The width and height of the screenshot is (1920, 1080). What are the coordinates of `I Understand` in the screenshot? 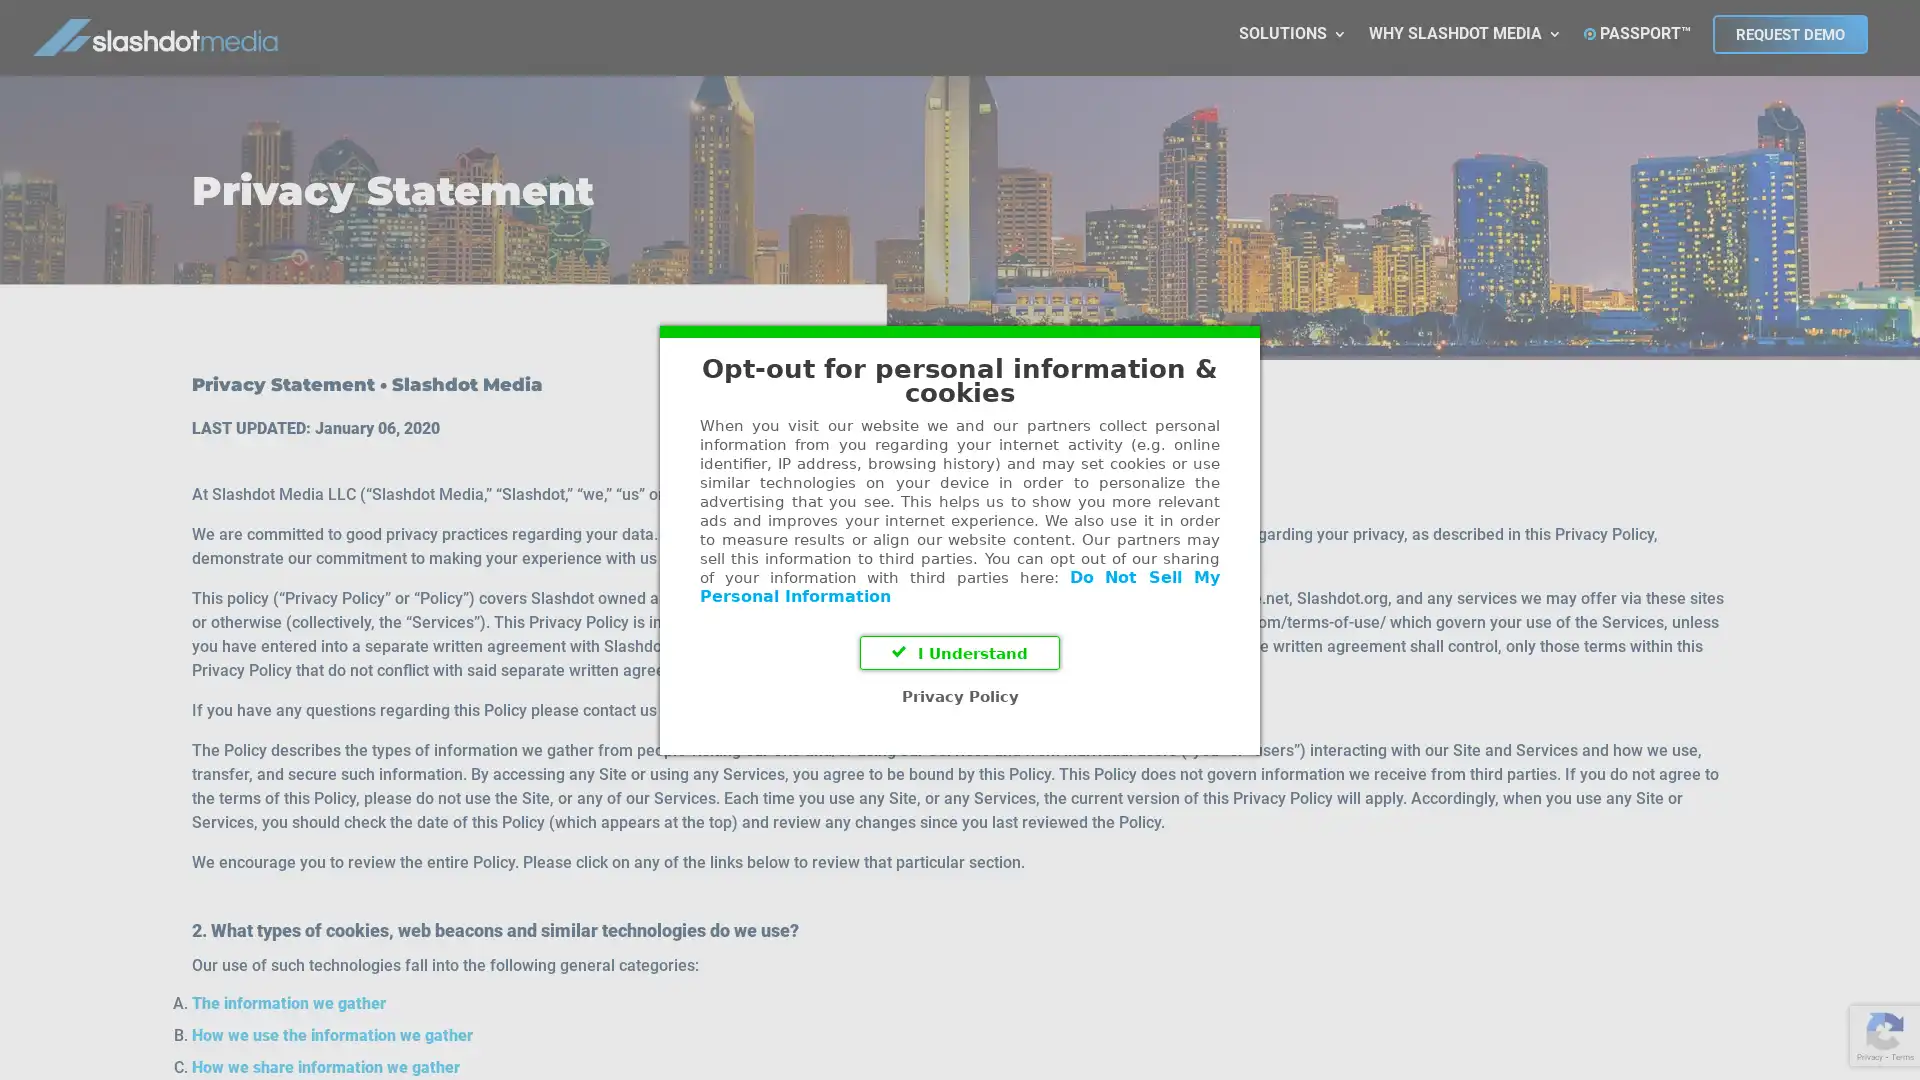 It's located at (960, 652).